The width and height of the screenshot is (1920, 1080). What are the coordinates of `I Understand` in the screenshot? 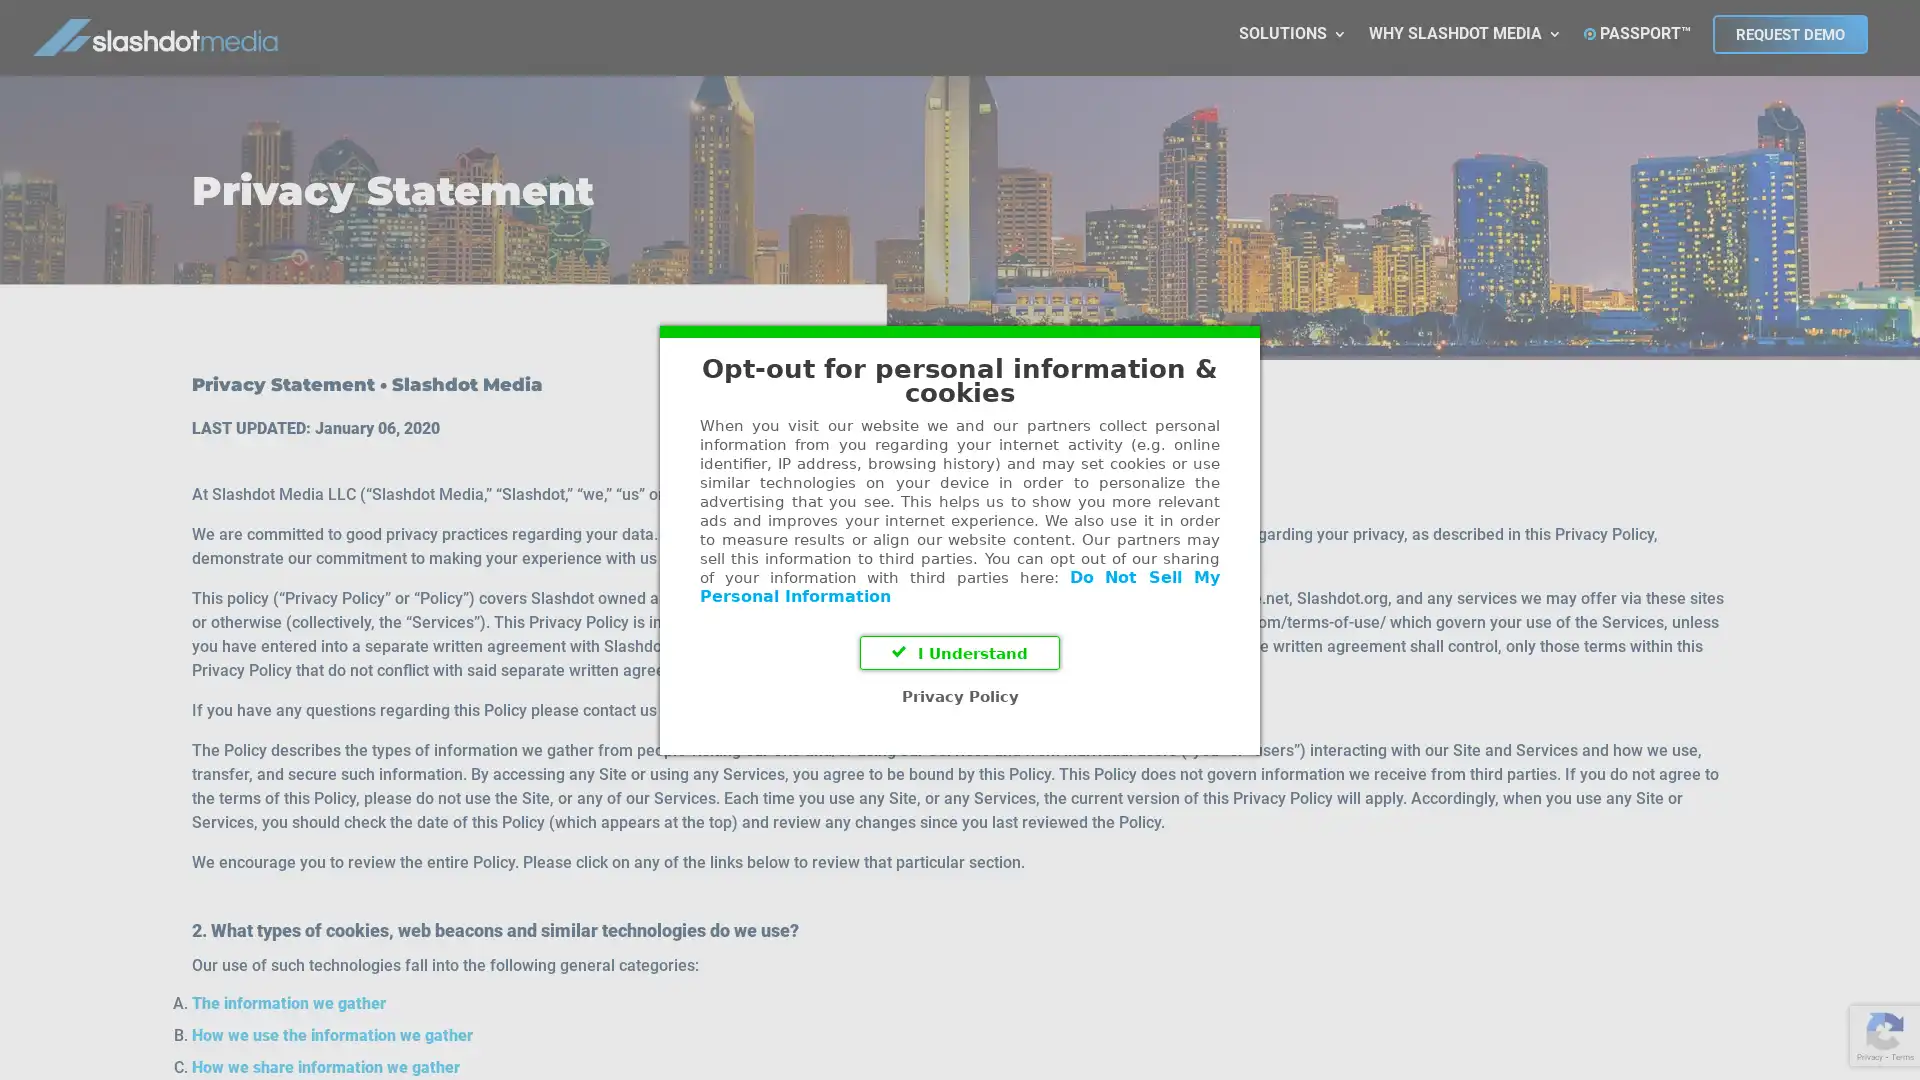 It's located at (960, 652).